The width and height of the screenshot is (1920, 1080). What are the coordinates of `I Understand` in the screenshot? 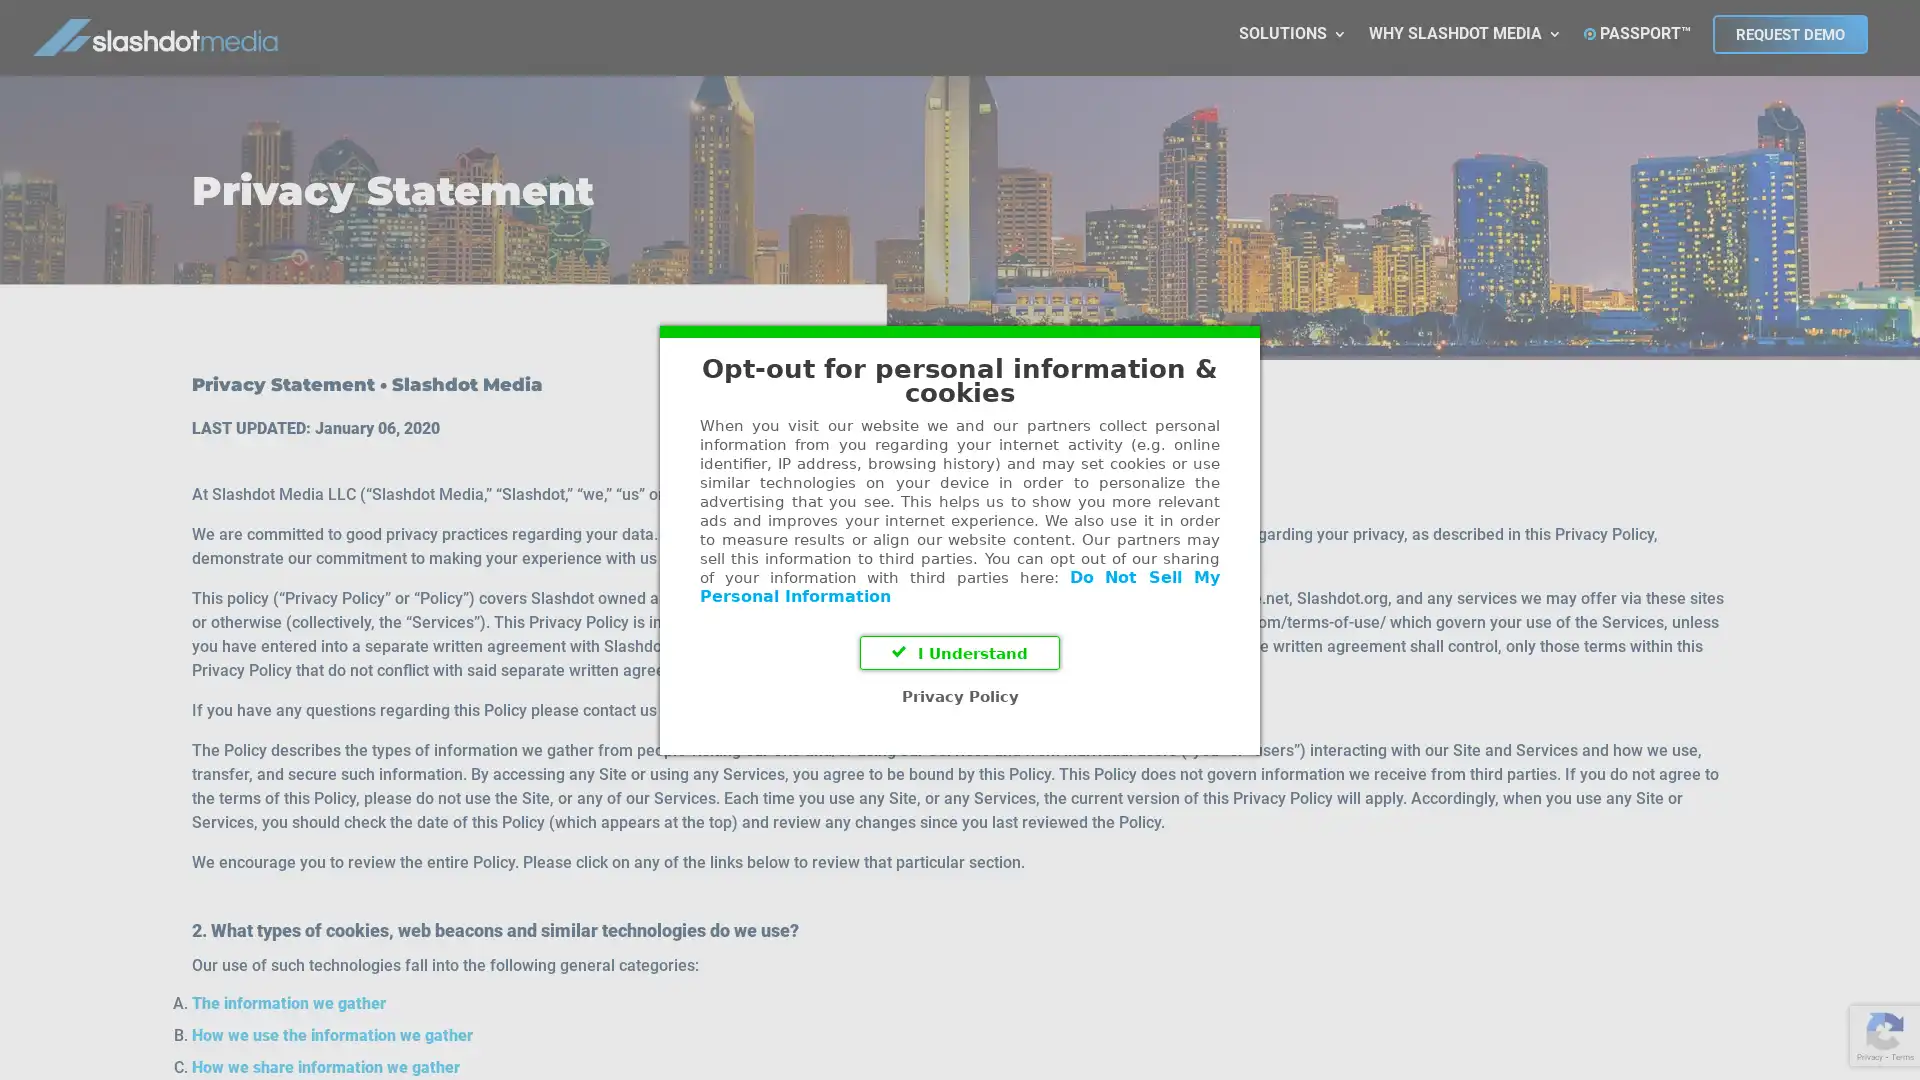 It's located at (960, 652).